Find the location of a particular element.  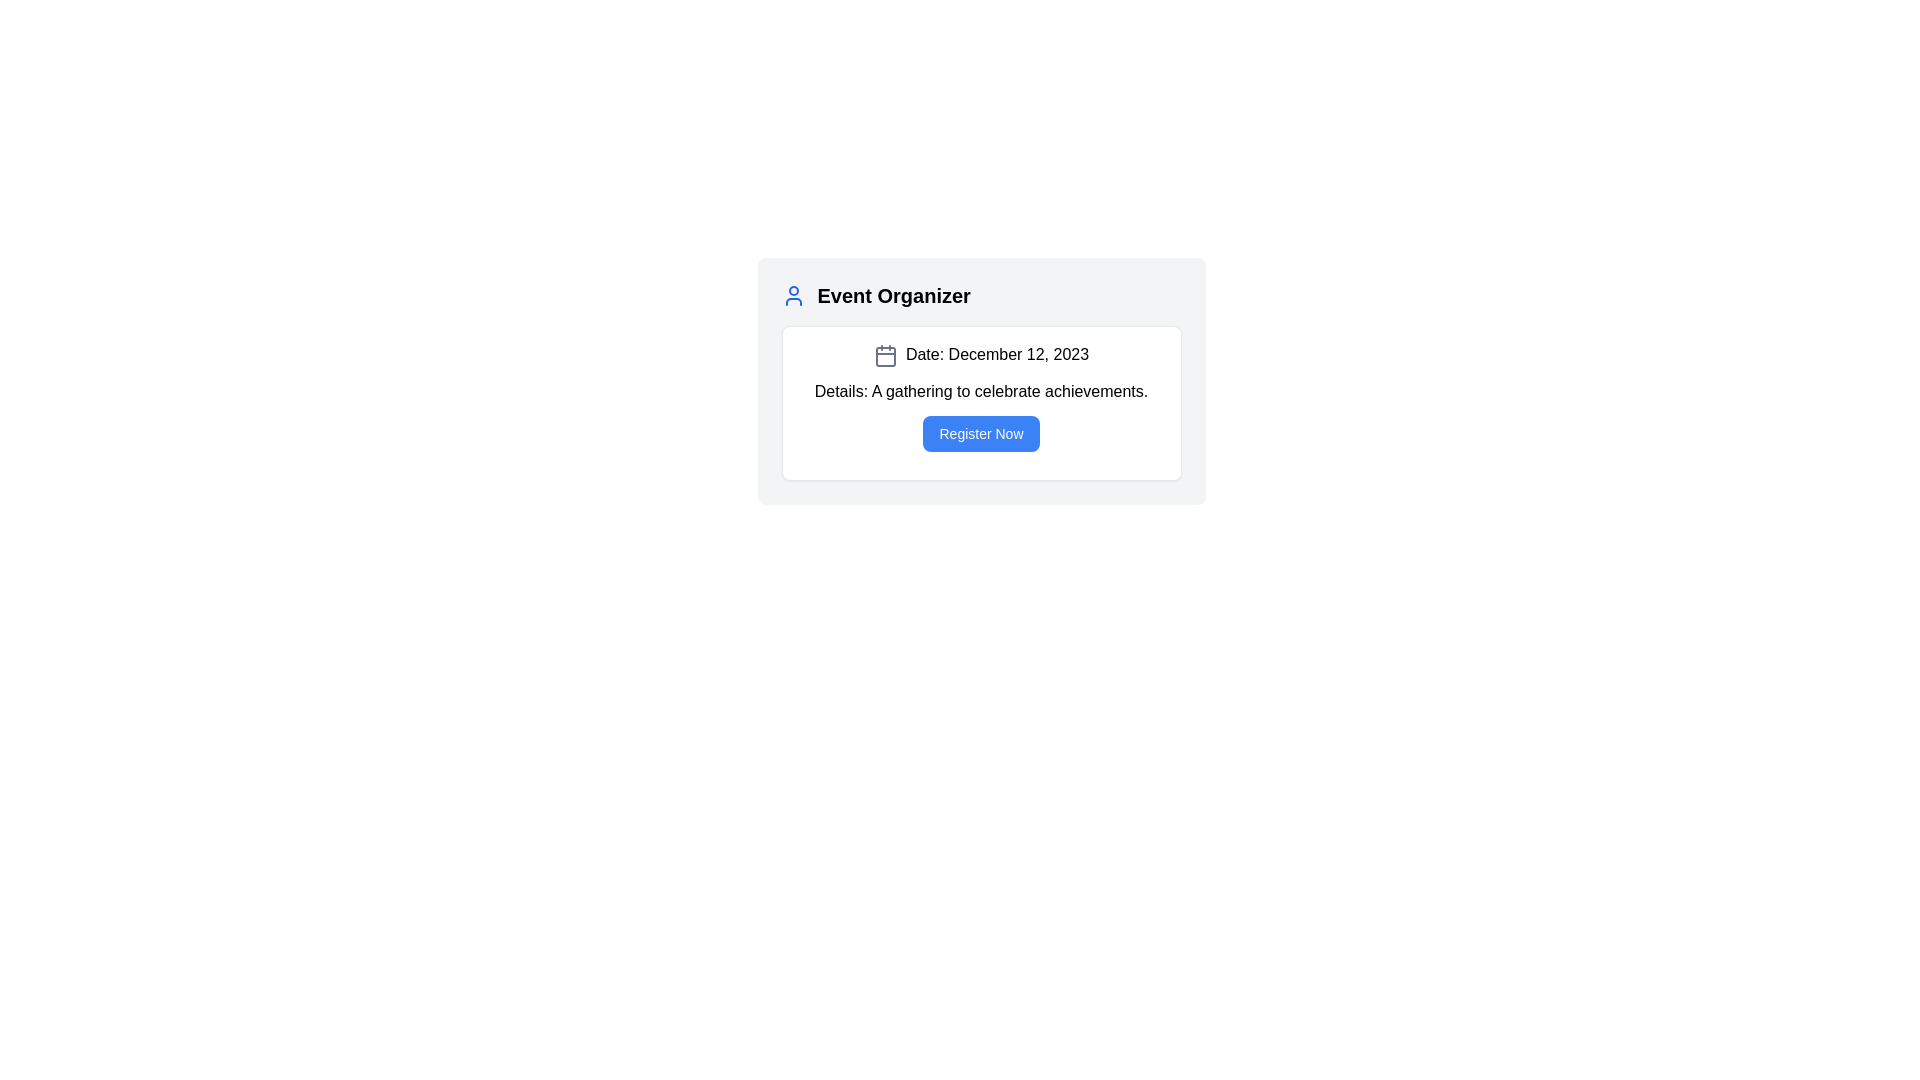

the static text label that indicates the meaning of the adjacent date text, which is positioned after a calendar icon and before 'December 12, 2023' in the main content area is located at coordinates (924, 353).